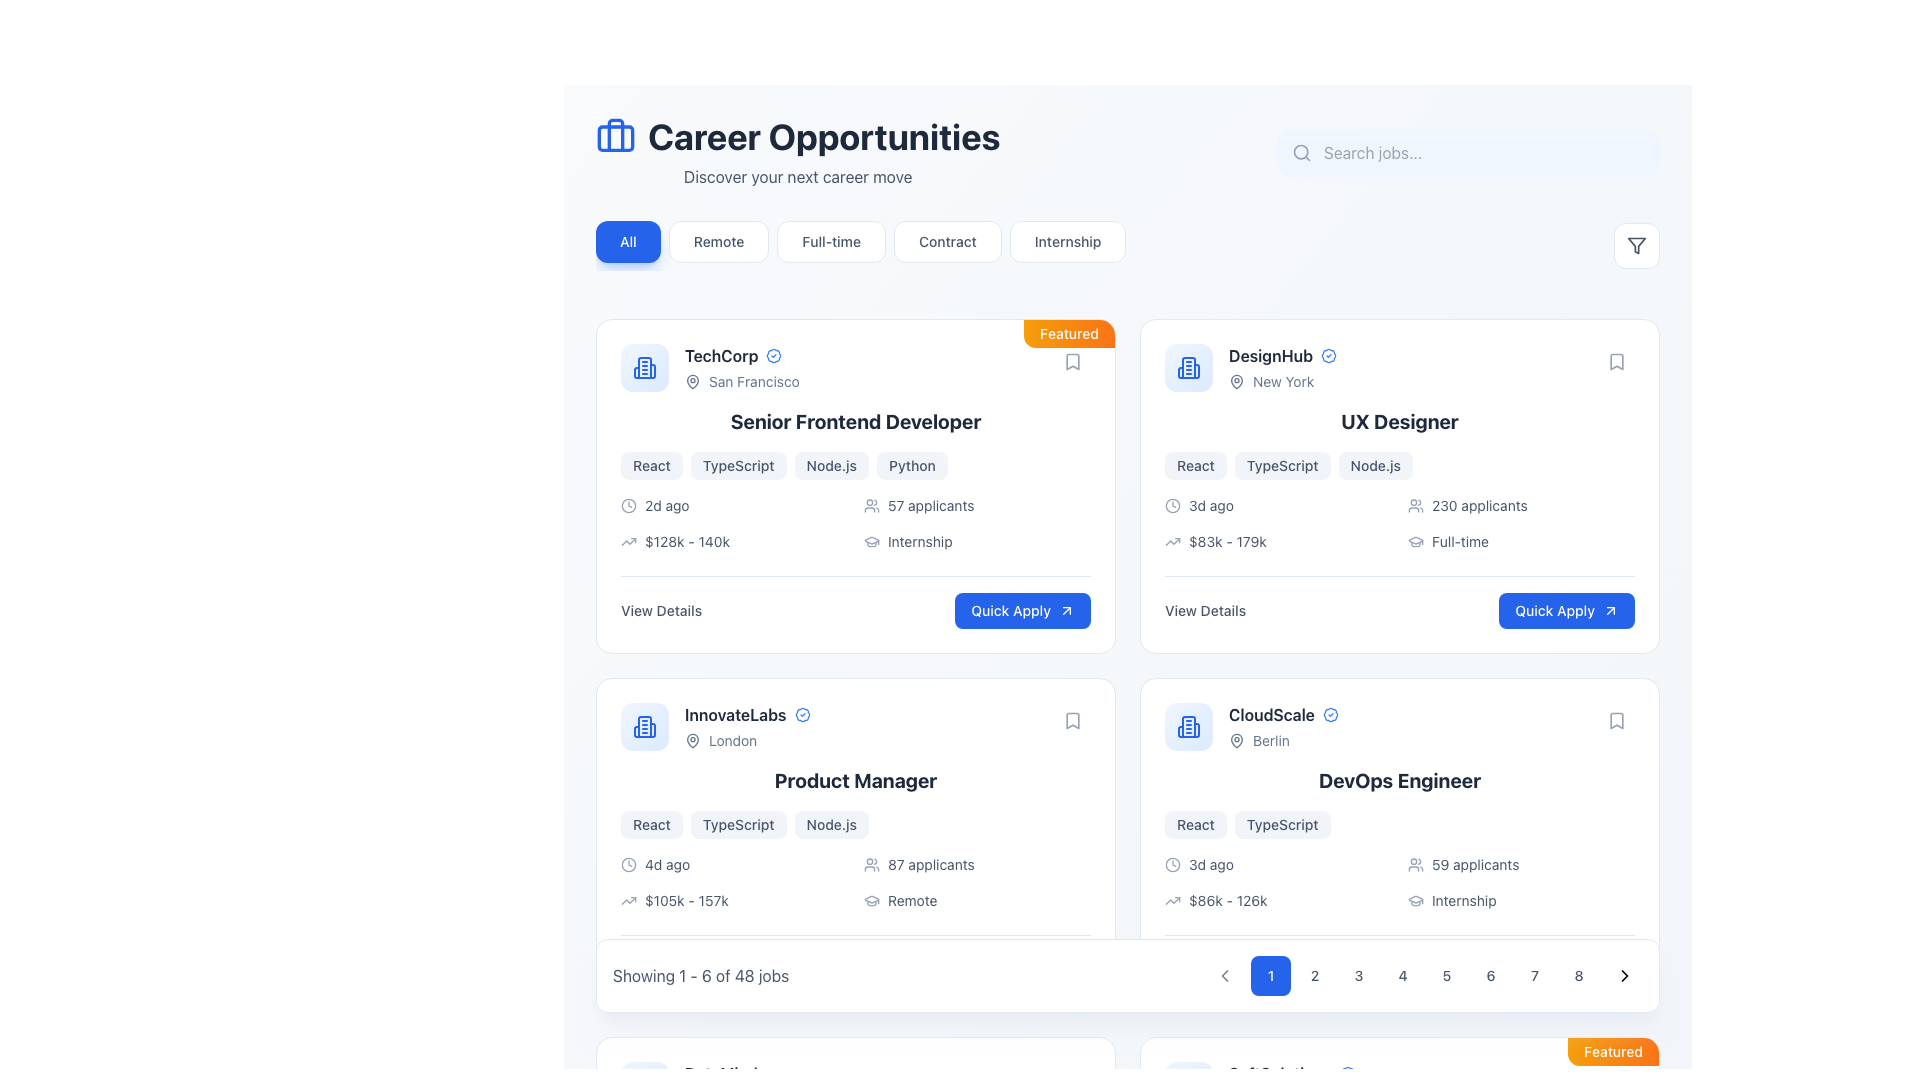 The height and width of the screenshot is (1080, 1920). What do you see at coordinates (1282, 367) in the screenshot?
I see `the text label displaying 'DesignHub' with a blue badge, located at the top right corner of the second job listing` at bounding box center [1282, 367].